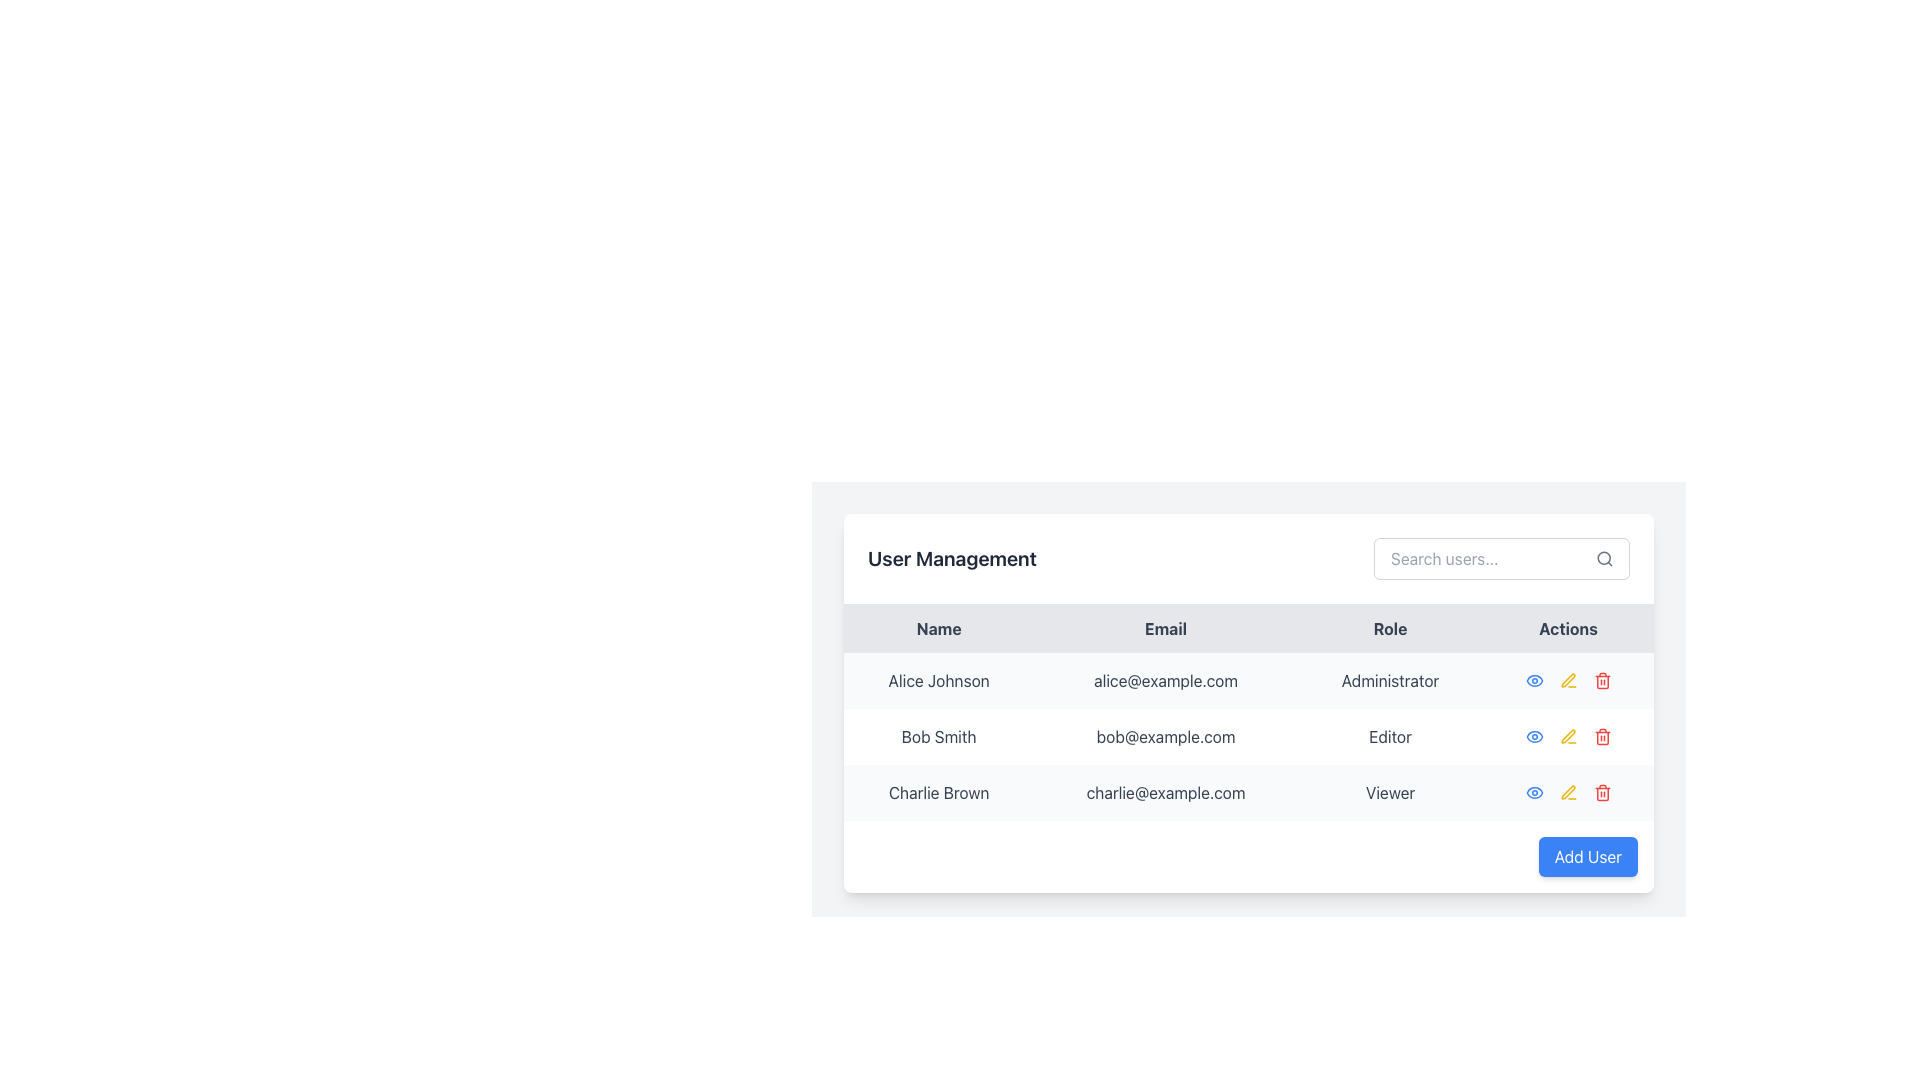  Describe the element at coordinates (1567, 680) in the screenshot. I see `the 'Edit' button located in the 'Actions' column of the first row under the 'Administrator' role` at that location.